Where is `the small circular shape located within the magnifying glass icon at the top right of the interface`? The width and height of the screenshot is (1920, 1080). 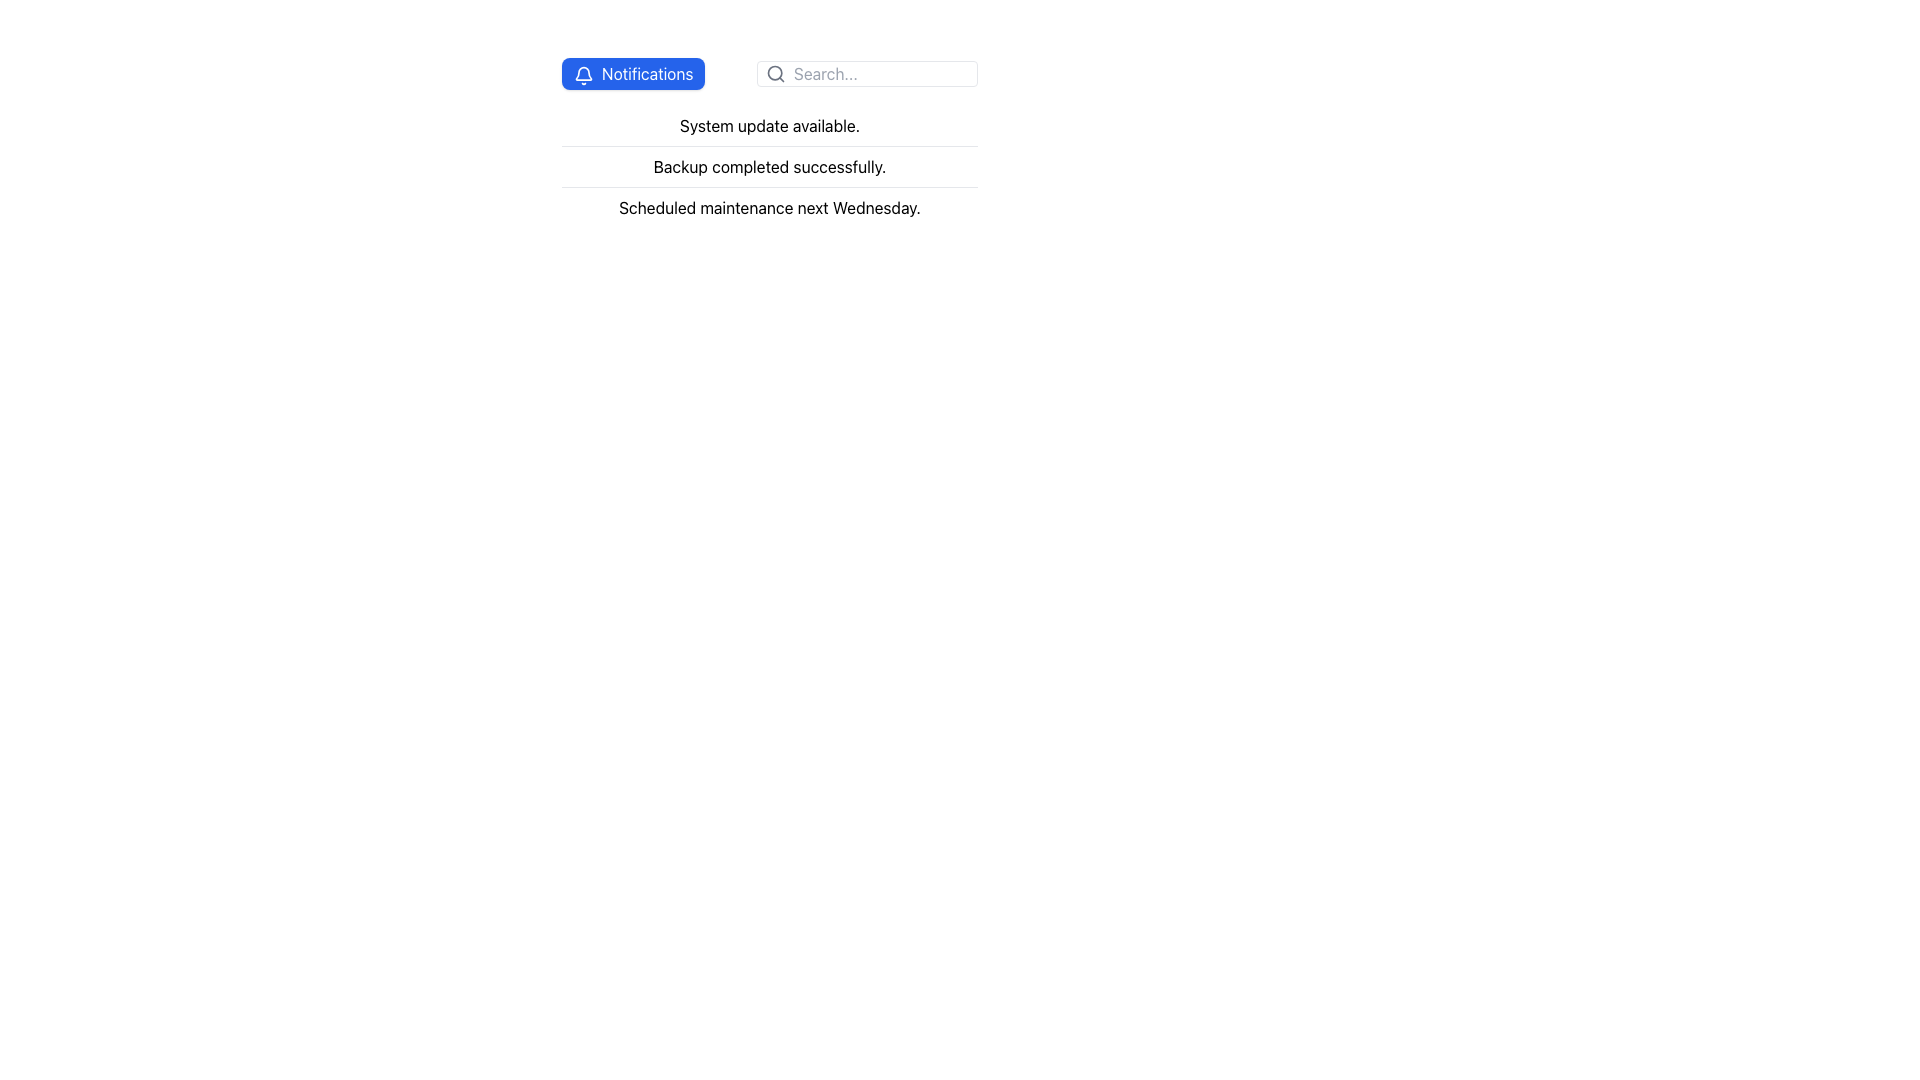 the small circular shape located within the magnifying glass icon at the top right of the interface is located at coordinates (774, 72).